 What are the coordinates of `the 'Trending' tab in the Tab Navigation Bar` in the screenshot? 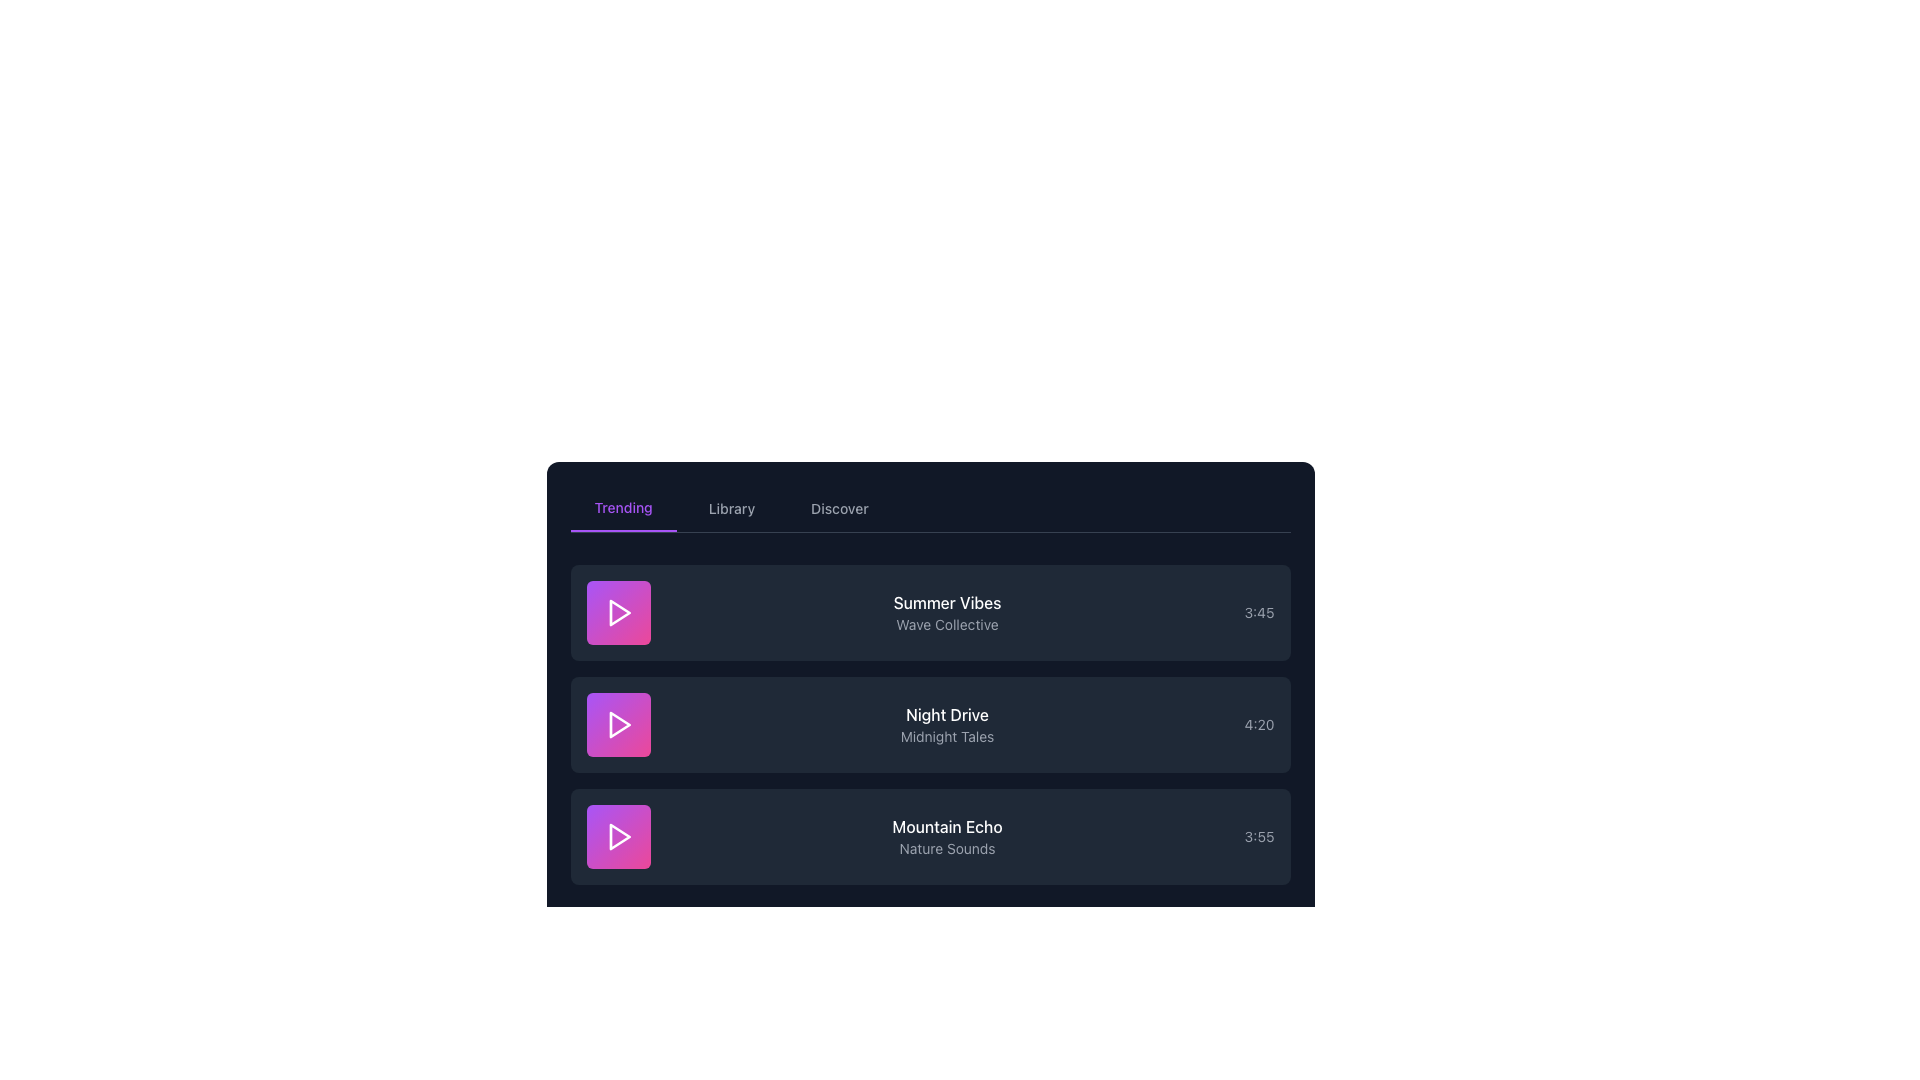 It's located at (929, 508).